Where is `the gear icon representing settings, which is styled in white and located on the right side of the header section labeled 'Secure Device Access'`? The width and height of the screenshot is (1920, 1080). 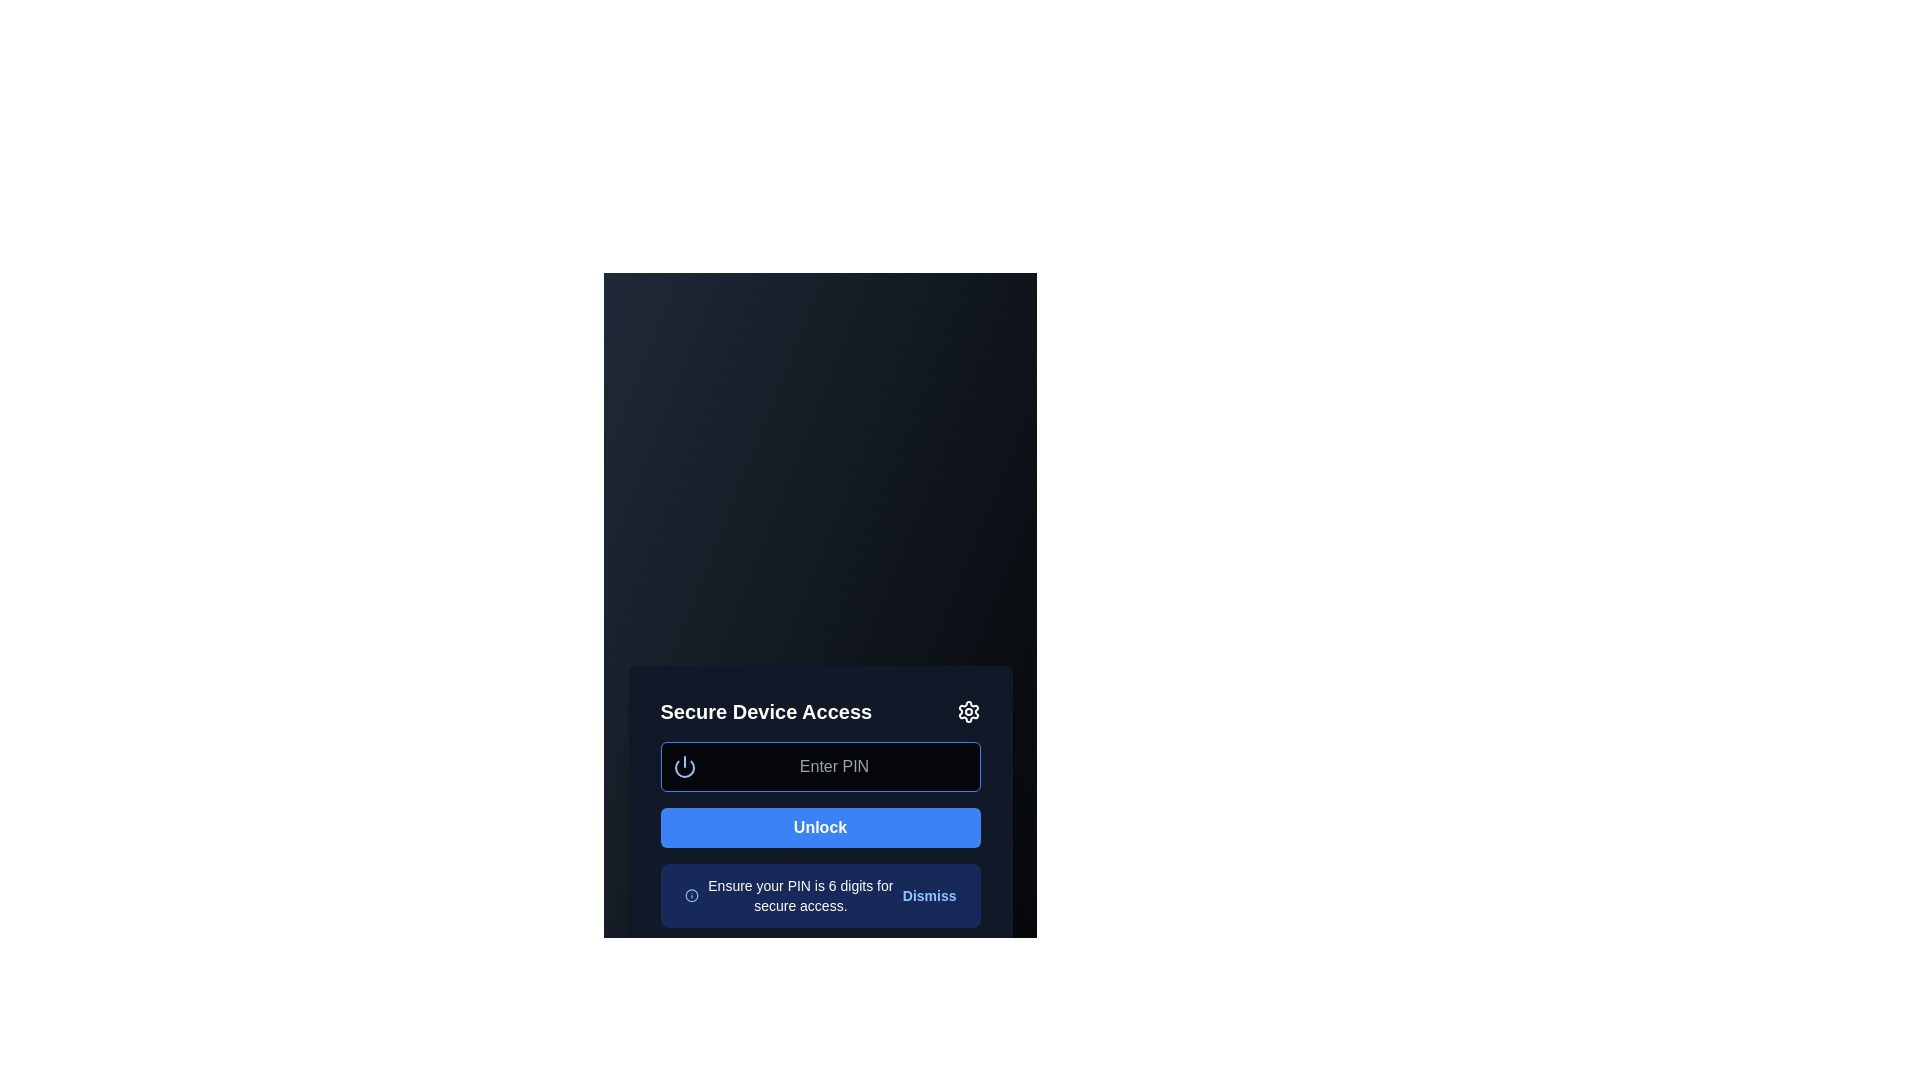 the gear icon representing settings, which is styled in white and located on the right side of the header section labeled 'Secure Device Access' is located at coordinates (968, 711).